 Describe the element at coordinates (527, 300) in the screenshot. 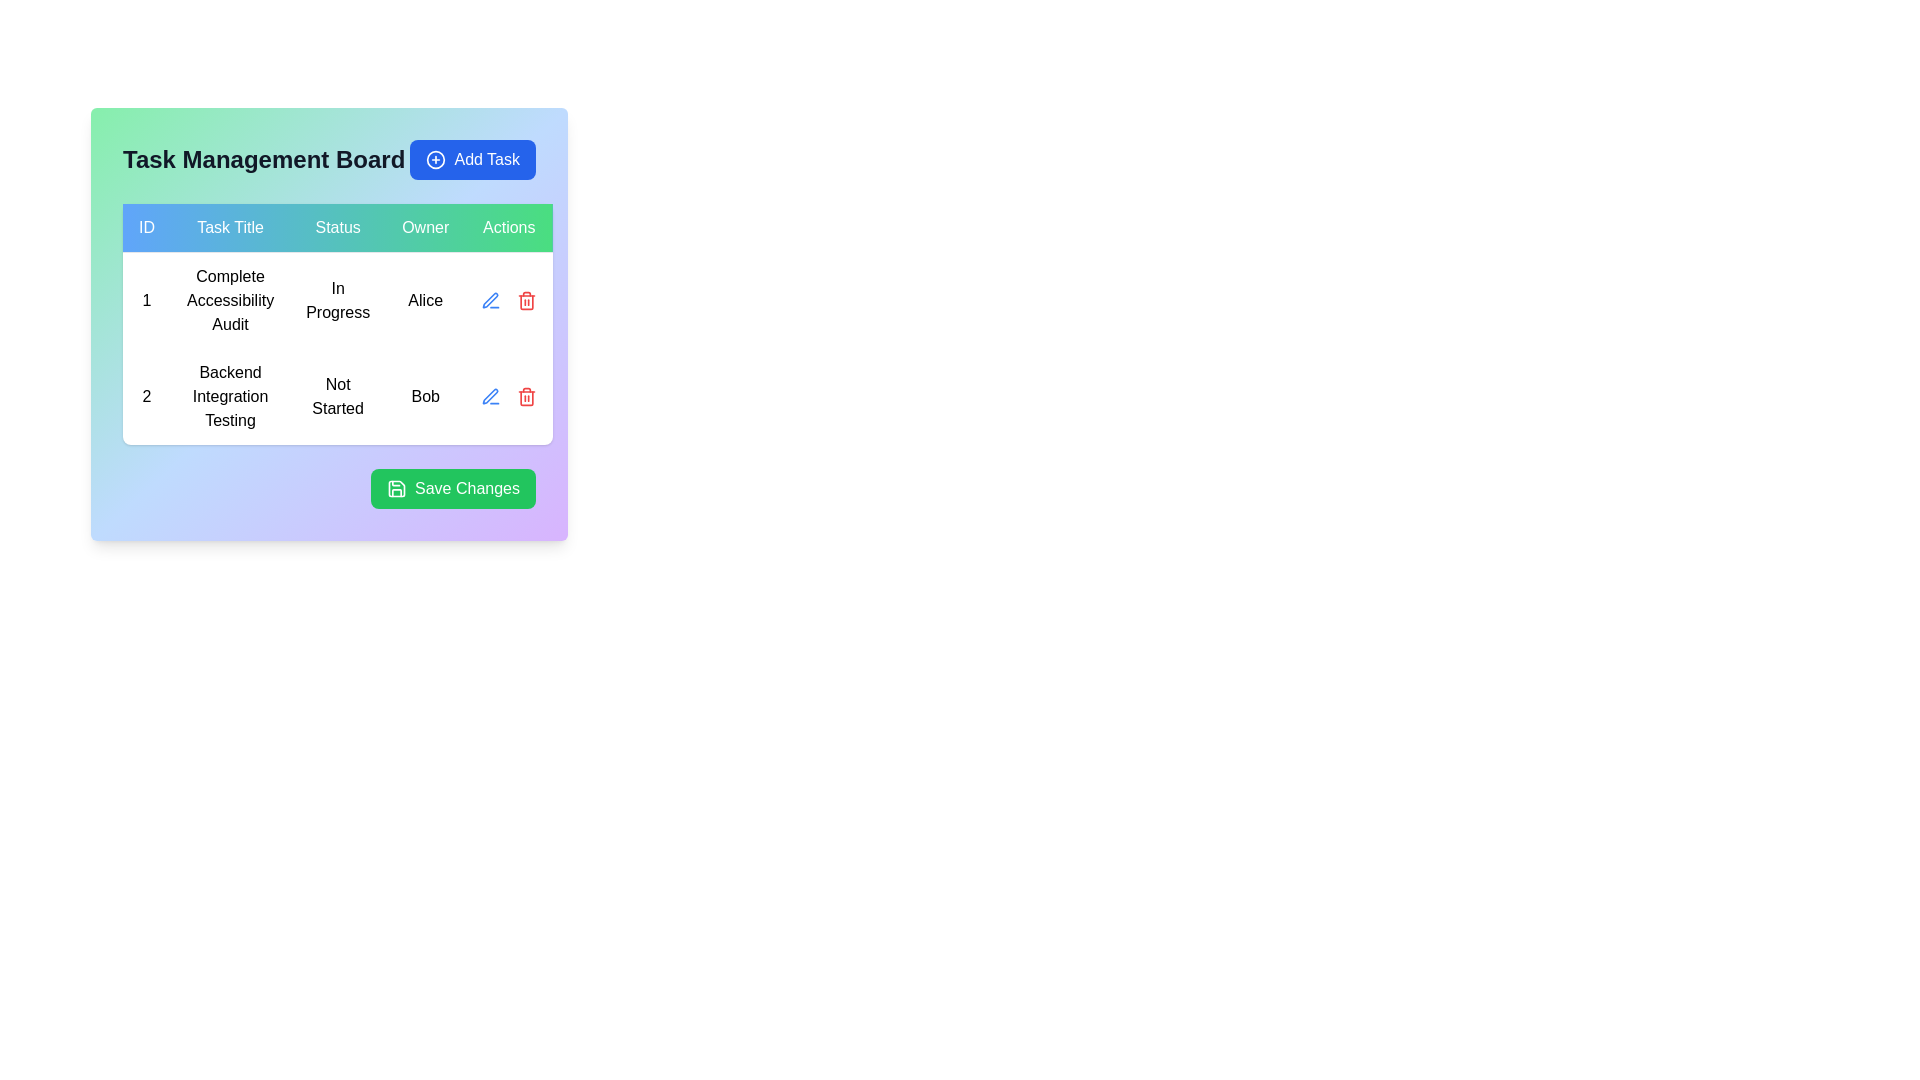

I see `the clickable icon, represented by a trash can symbol, located in the 'Actions' column of the table` at that location.